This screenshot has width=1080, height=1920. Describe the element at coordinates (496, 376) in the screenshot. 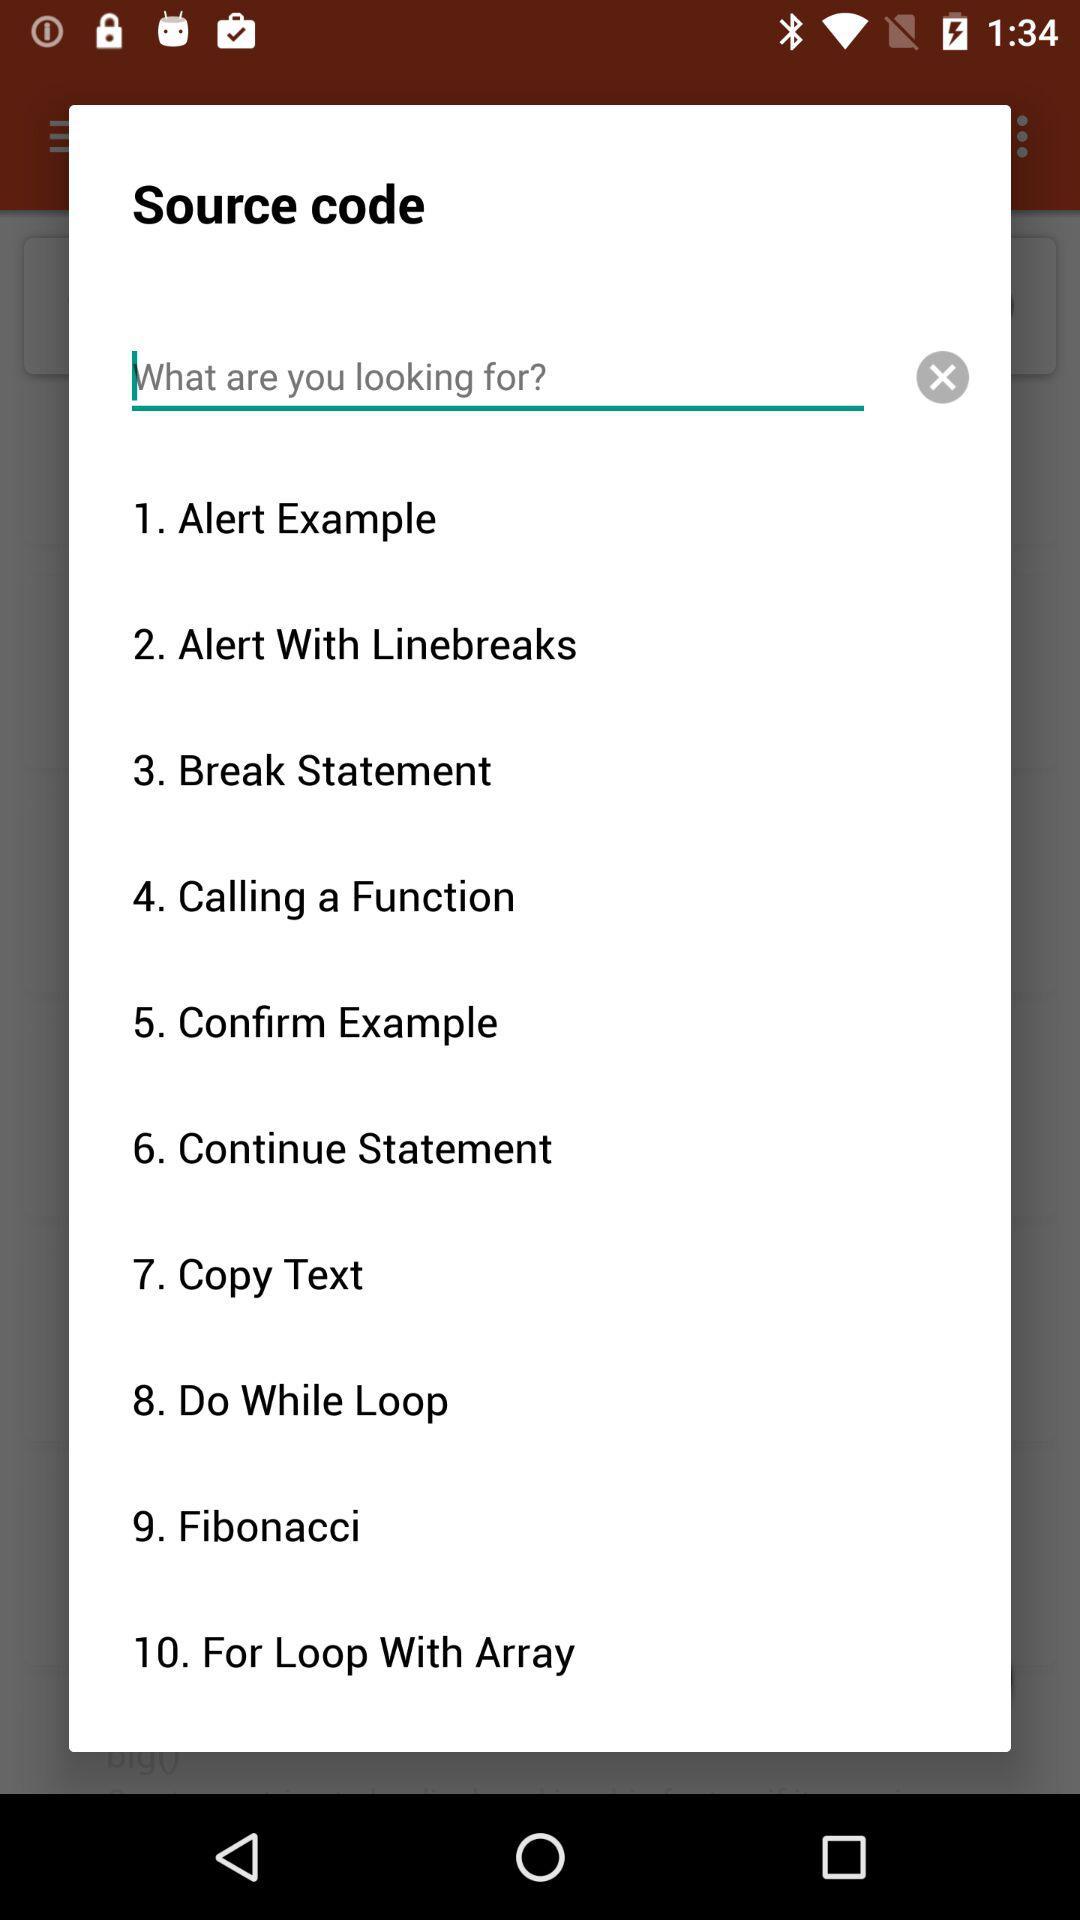

I see `the icon above the 1. alert example item` at that location.